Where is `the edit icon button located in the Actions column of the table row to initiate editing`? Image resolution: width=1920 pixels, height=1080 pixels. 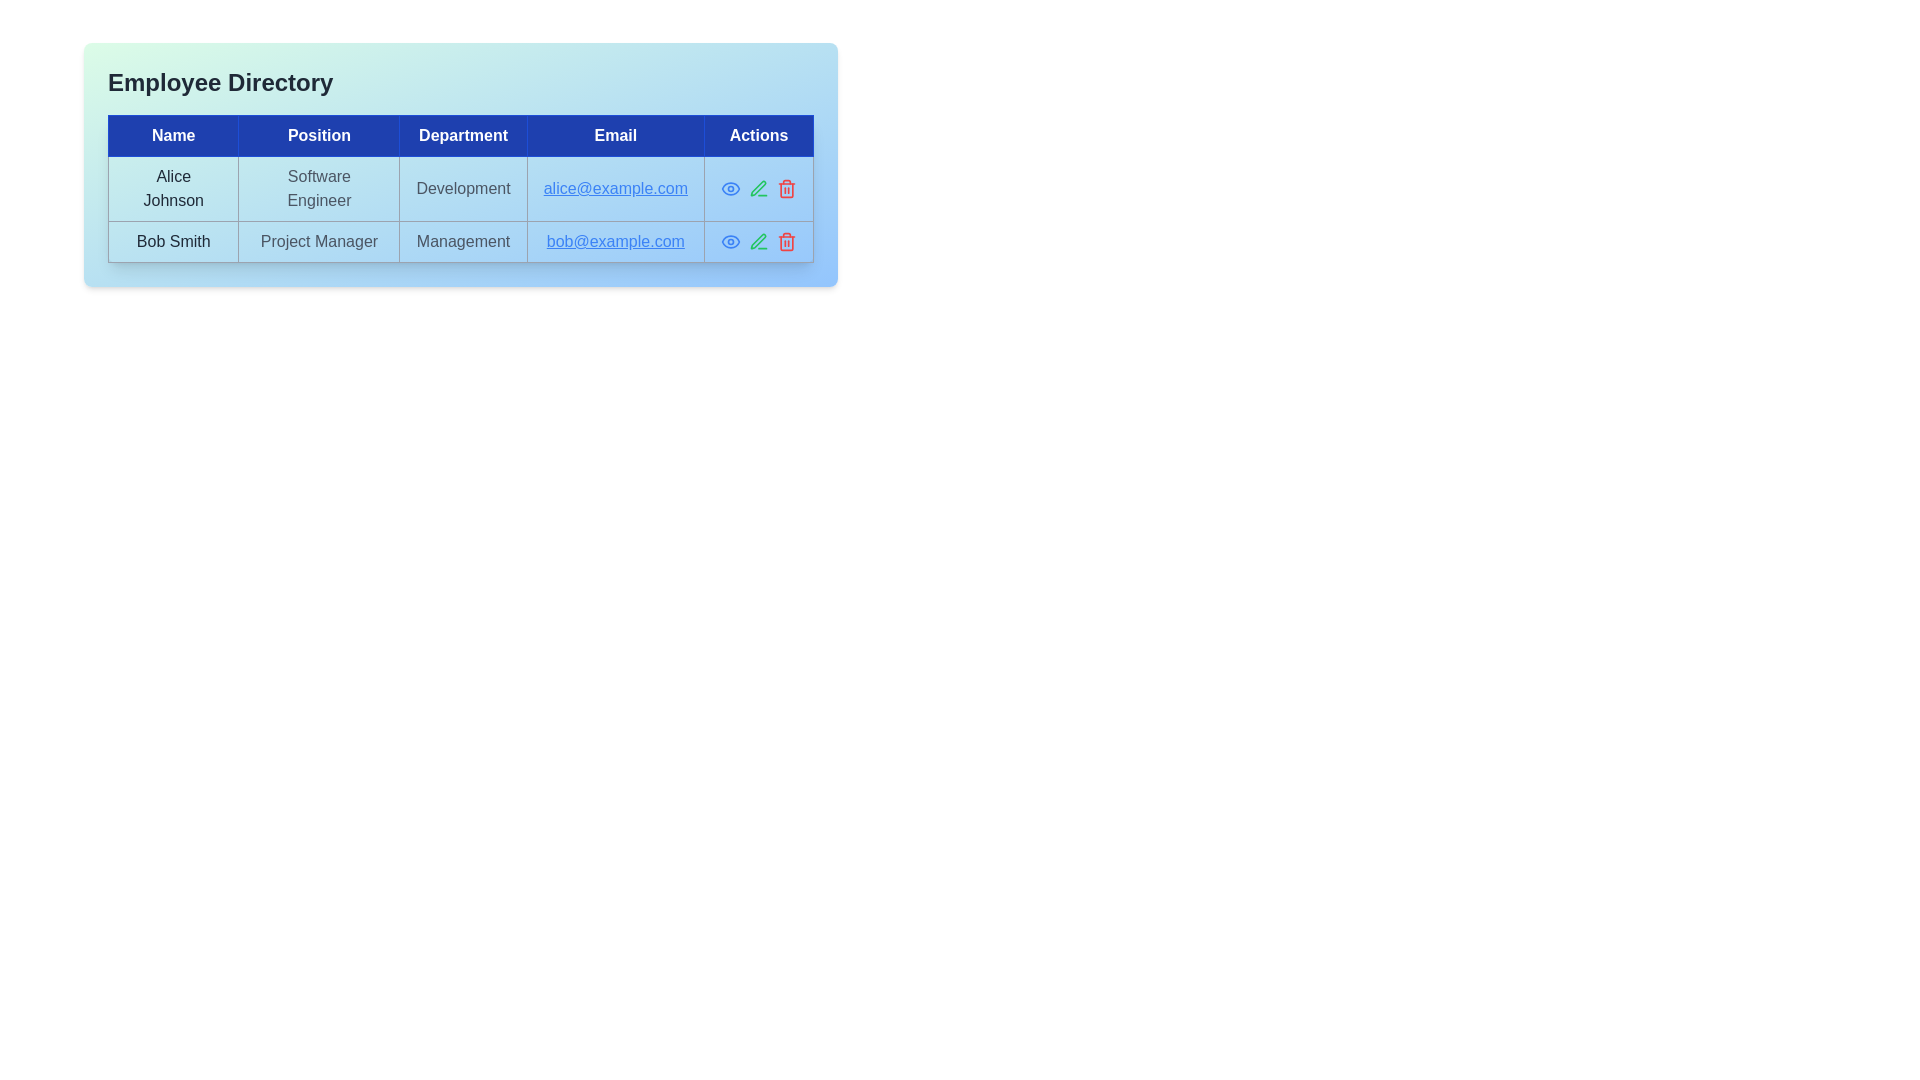 the edit icon button located in the Actions column of the table row to initiate editing is located at coordinates (757, 241).